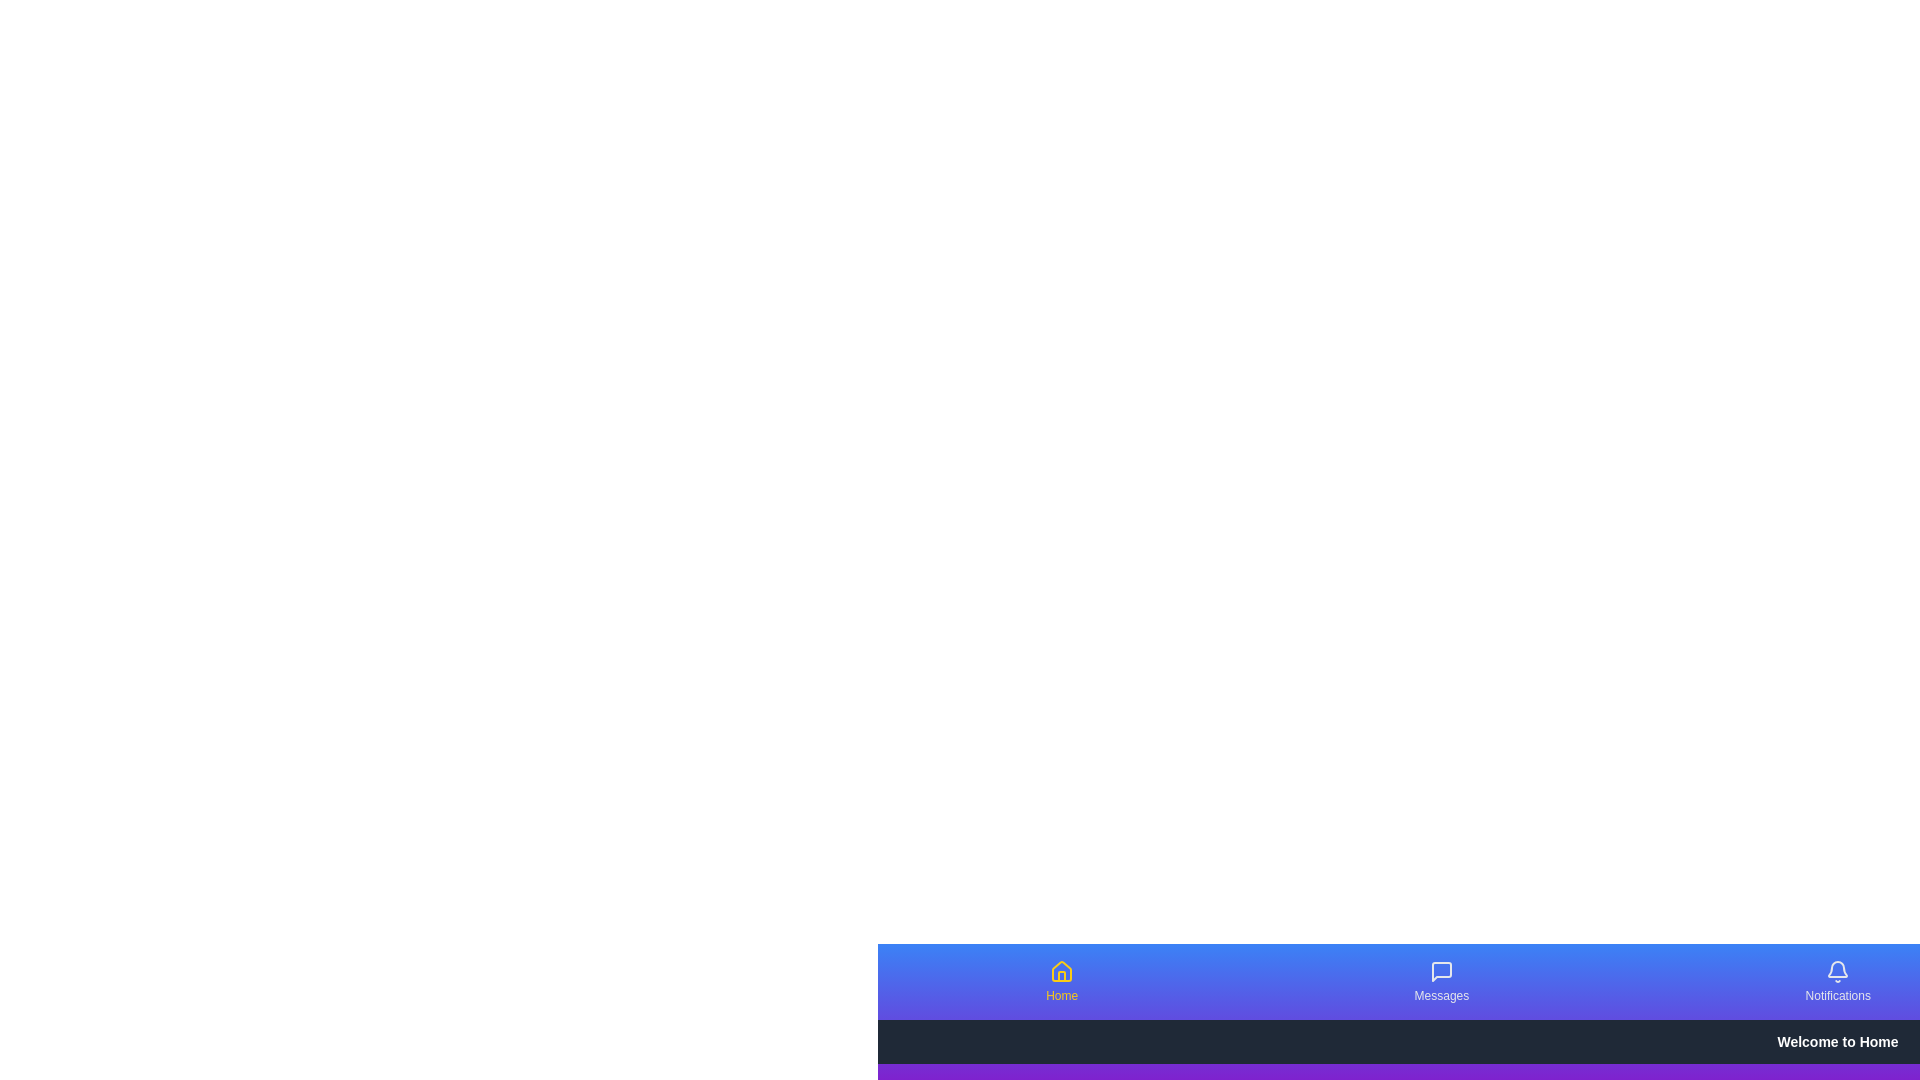  Describe the element at coordinates (1838, 971) in the screenshot. I see `the tab icon labeled Notifications` at that location.